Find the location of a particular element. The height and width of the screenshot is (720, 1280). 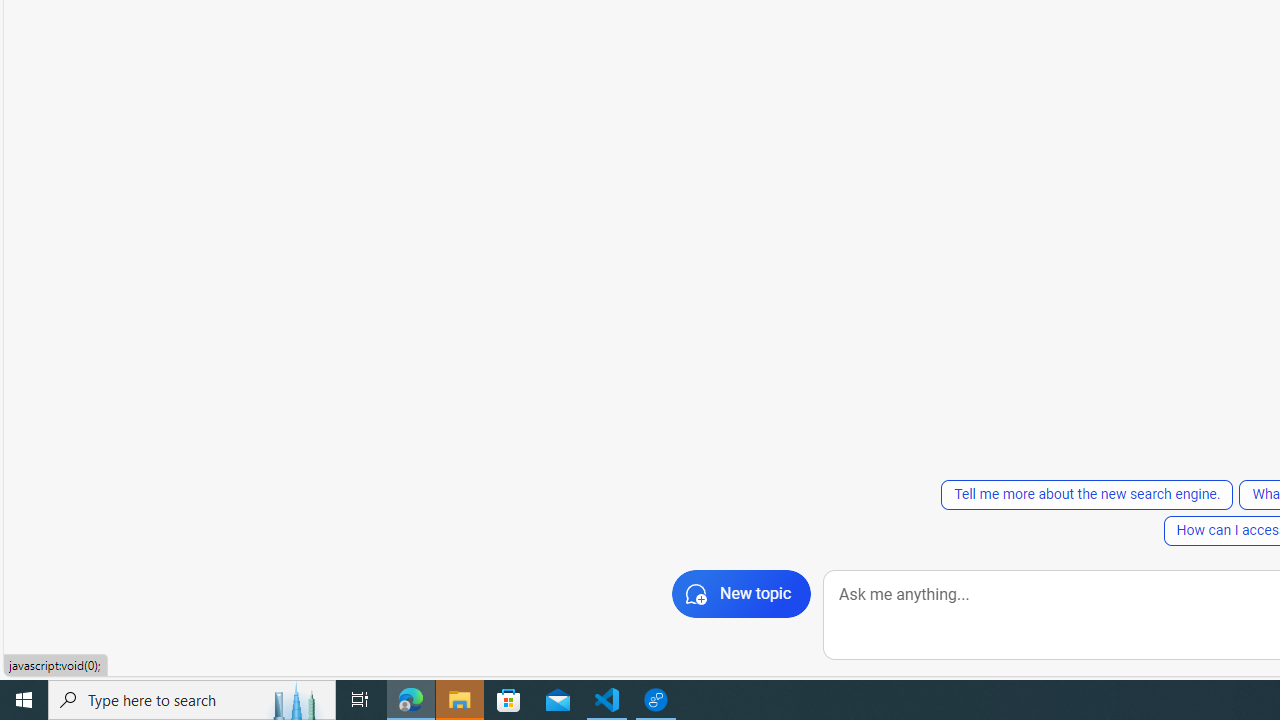

'New topic' is located at coordinates (740, 593).